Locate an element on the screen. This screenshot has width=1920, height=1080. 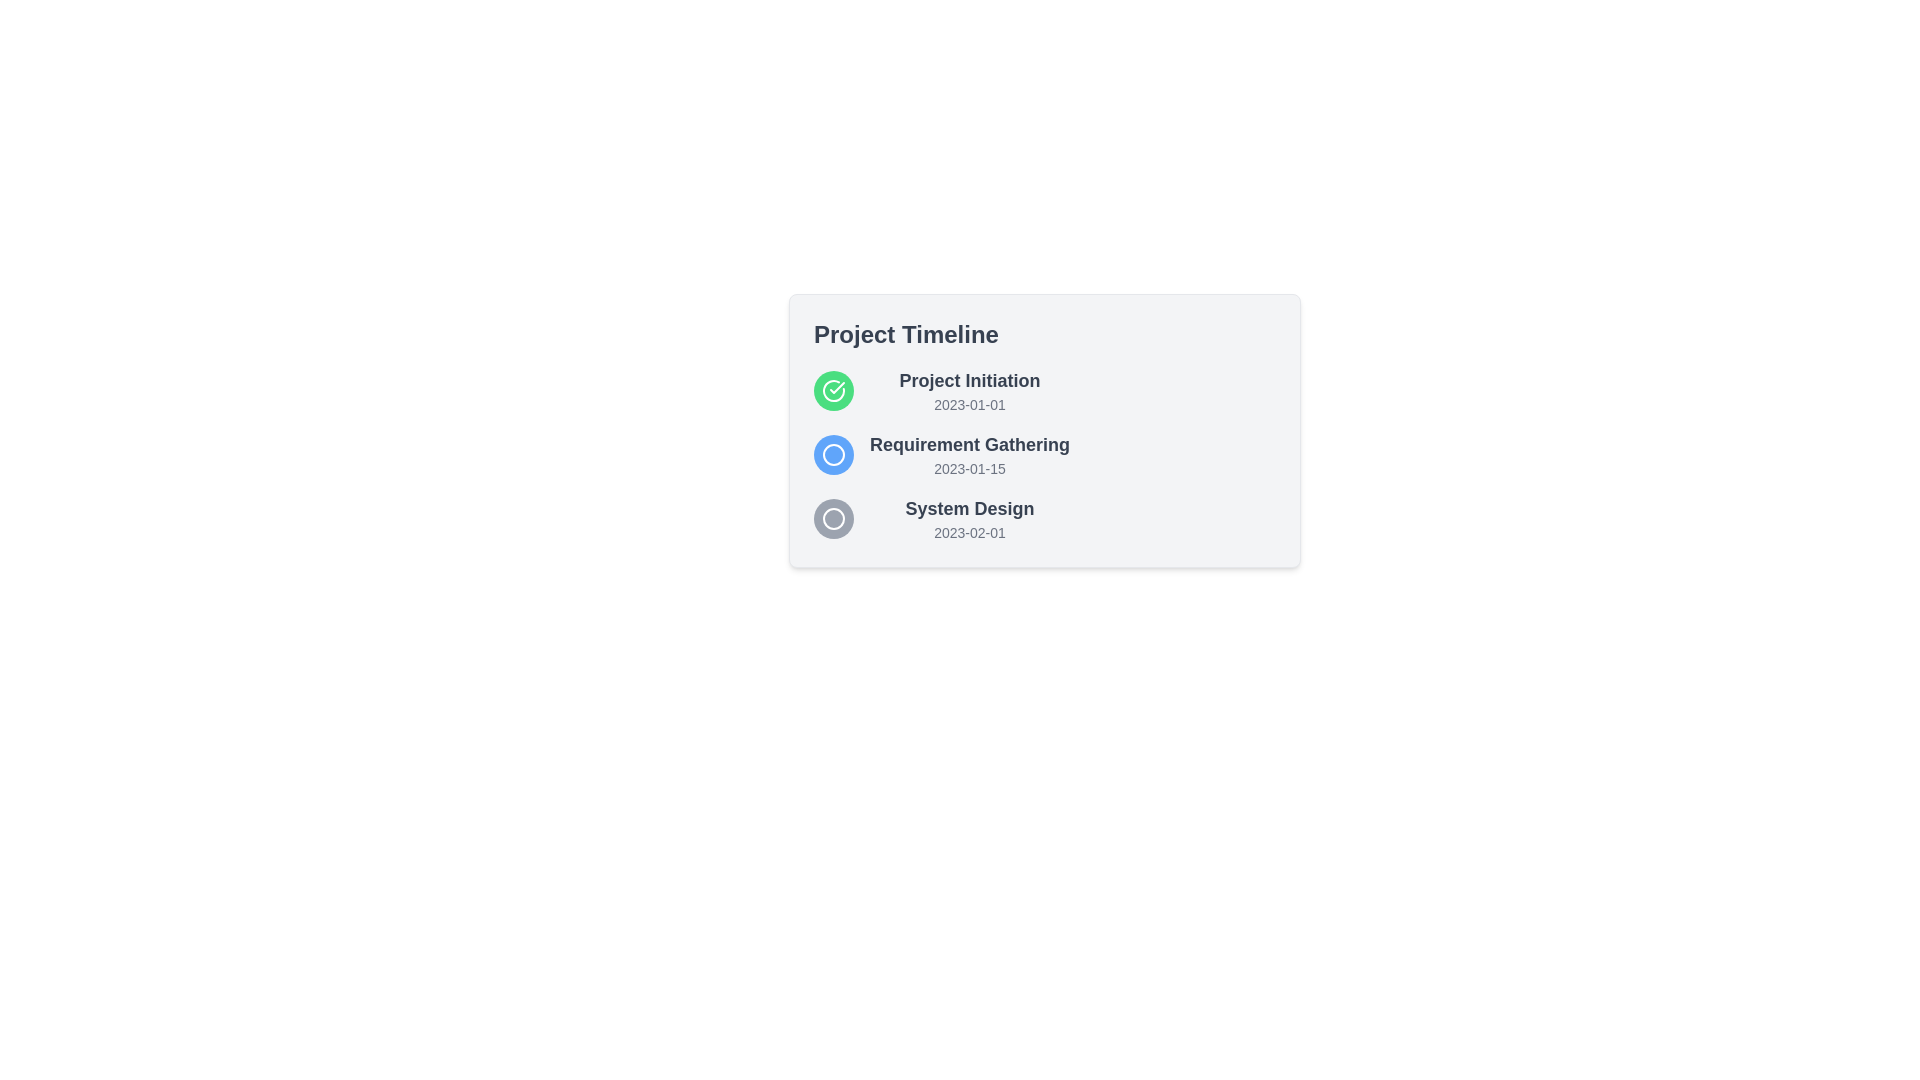
the circular icon in the 'Project Timeline' section, which is the second icon in a vertical sequence and is positioned next to the 'Requirement Gathering' text is located at coordinates (834, 455).